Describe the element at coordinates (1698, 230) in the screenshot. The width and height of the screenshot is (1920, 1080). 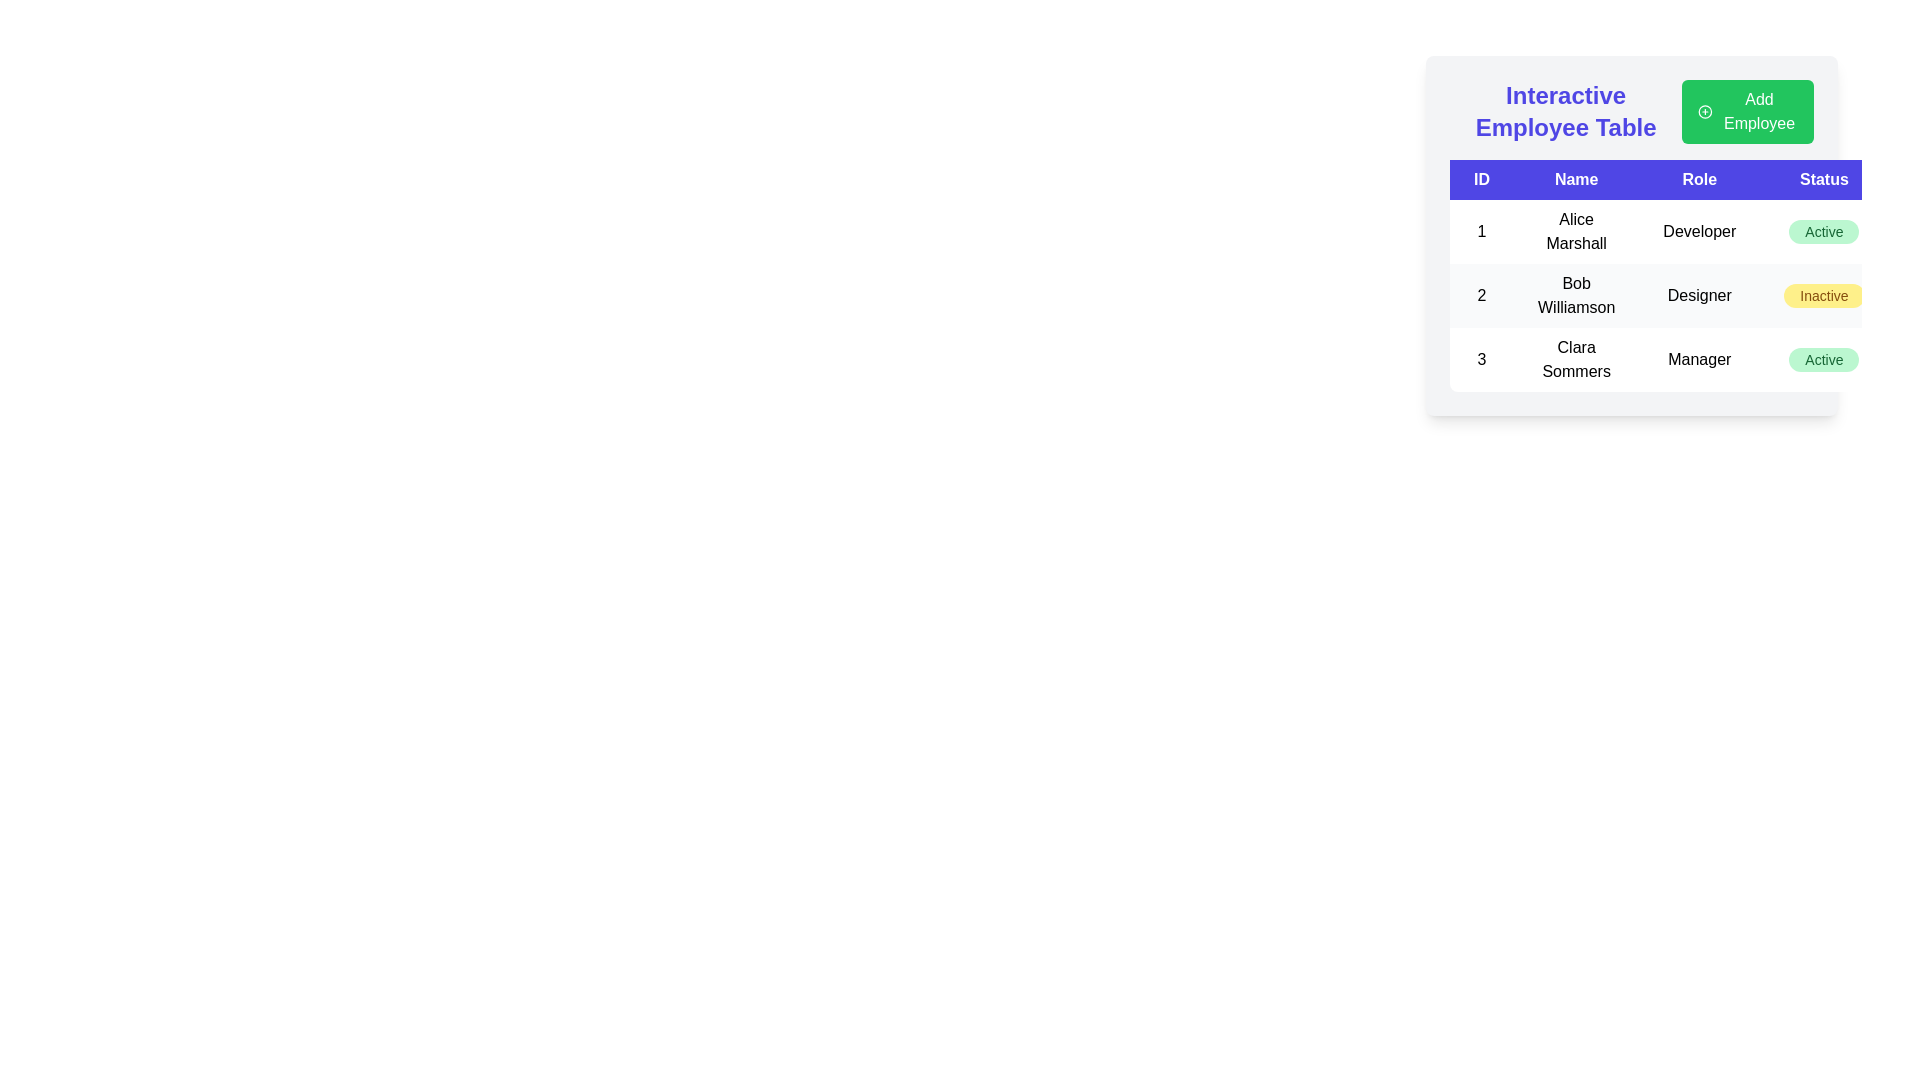
I see `the 'Developer' role text for 'Alice Marshall' in the first row of the 'Interactive Employee Table'` at that location.